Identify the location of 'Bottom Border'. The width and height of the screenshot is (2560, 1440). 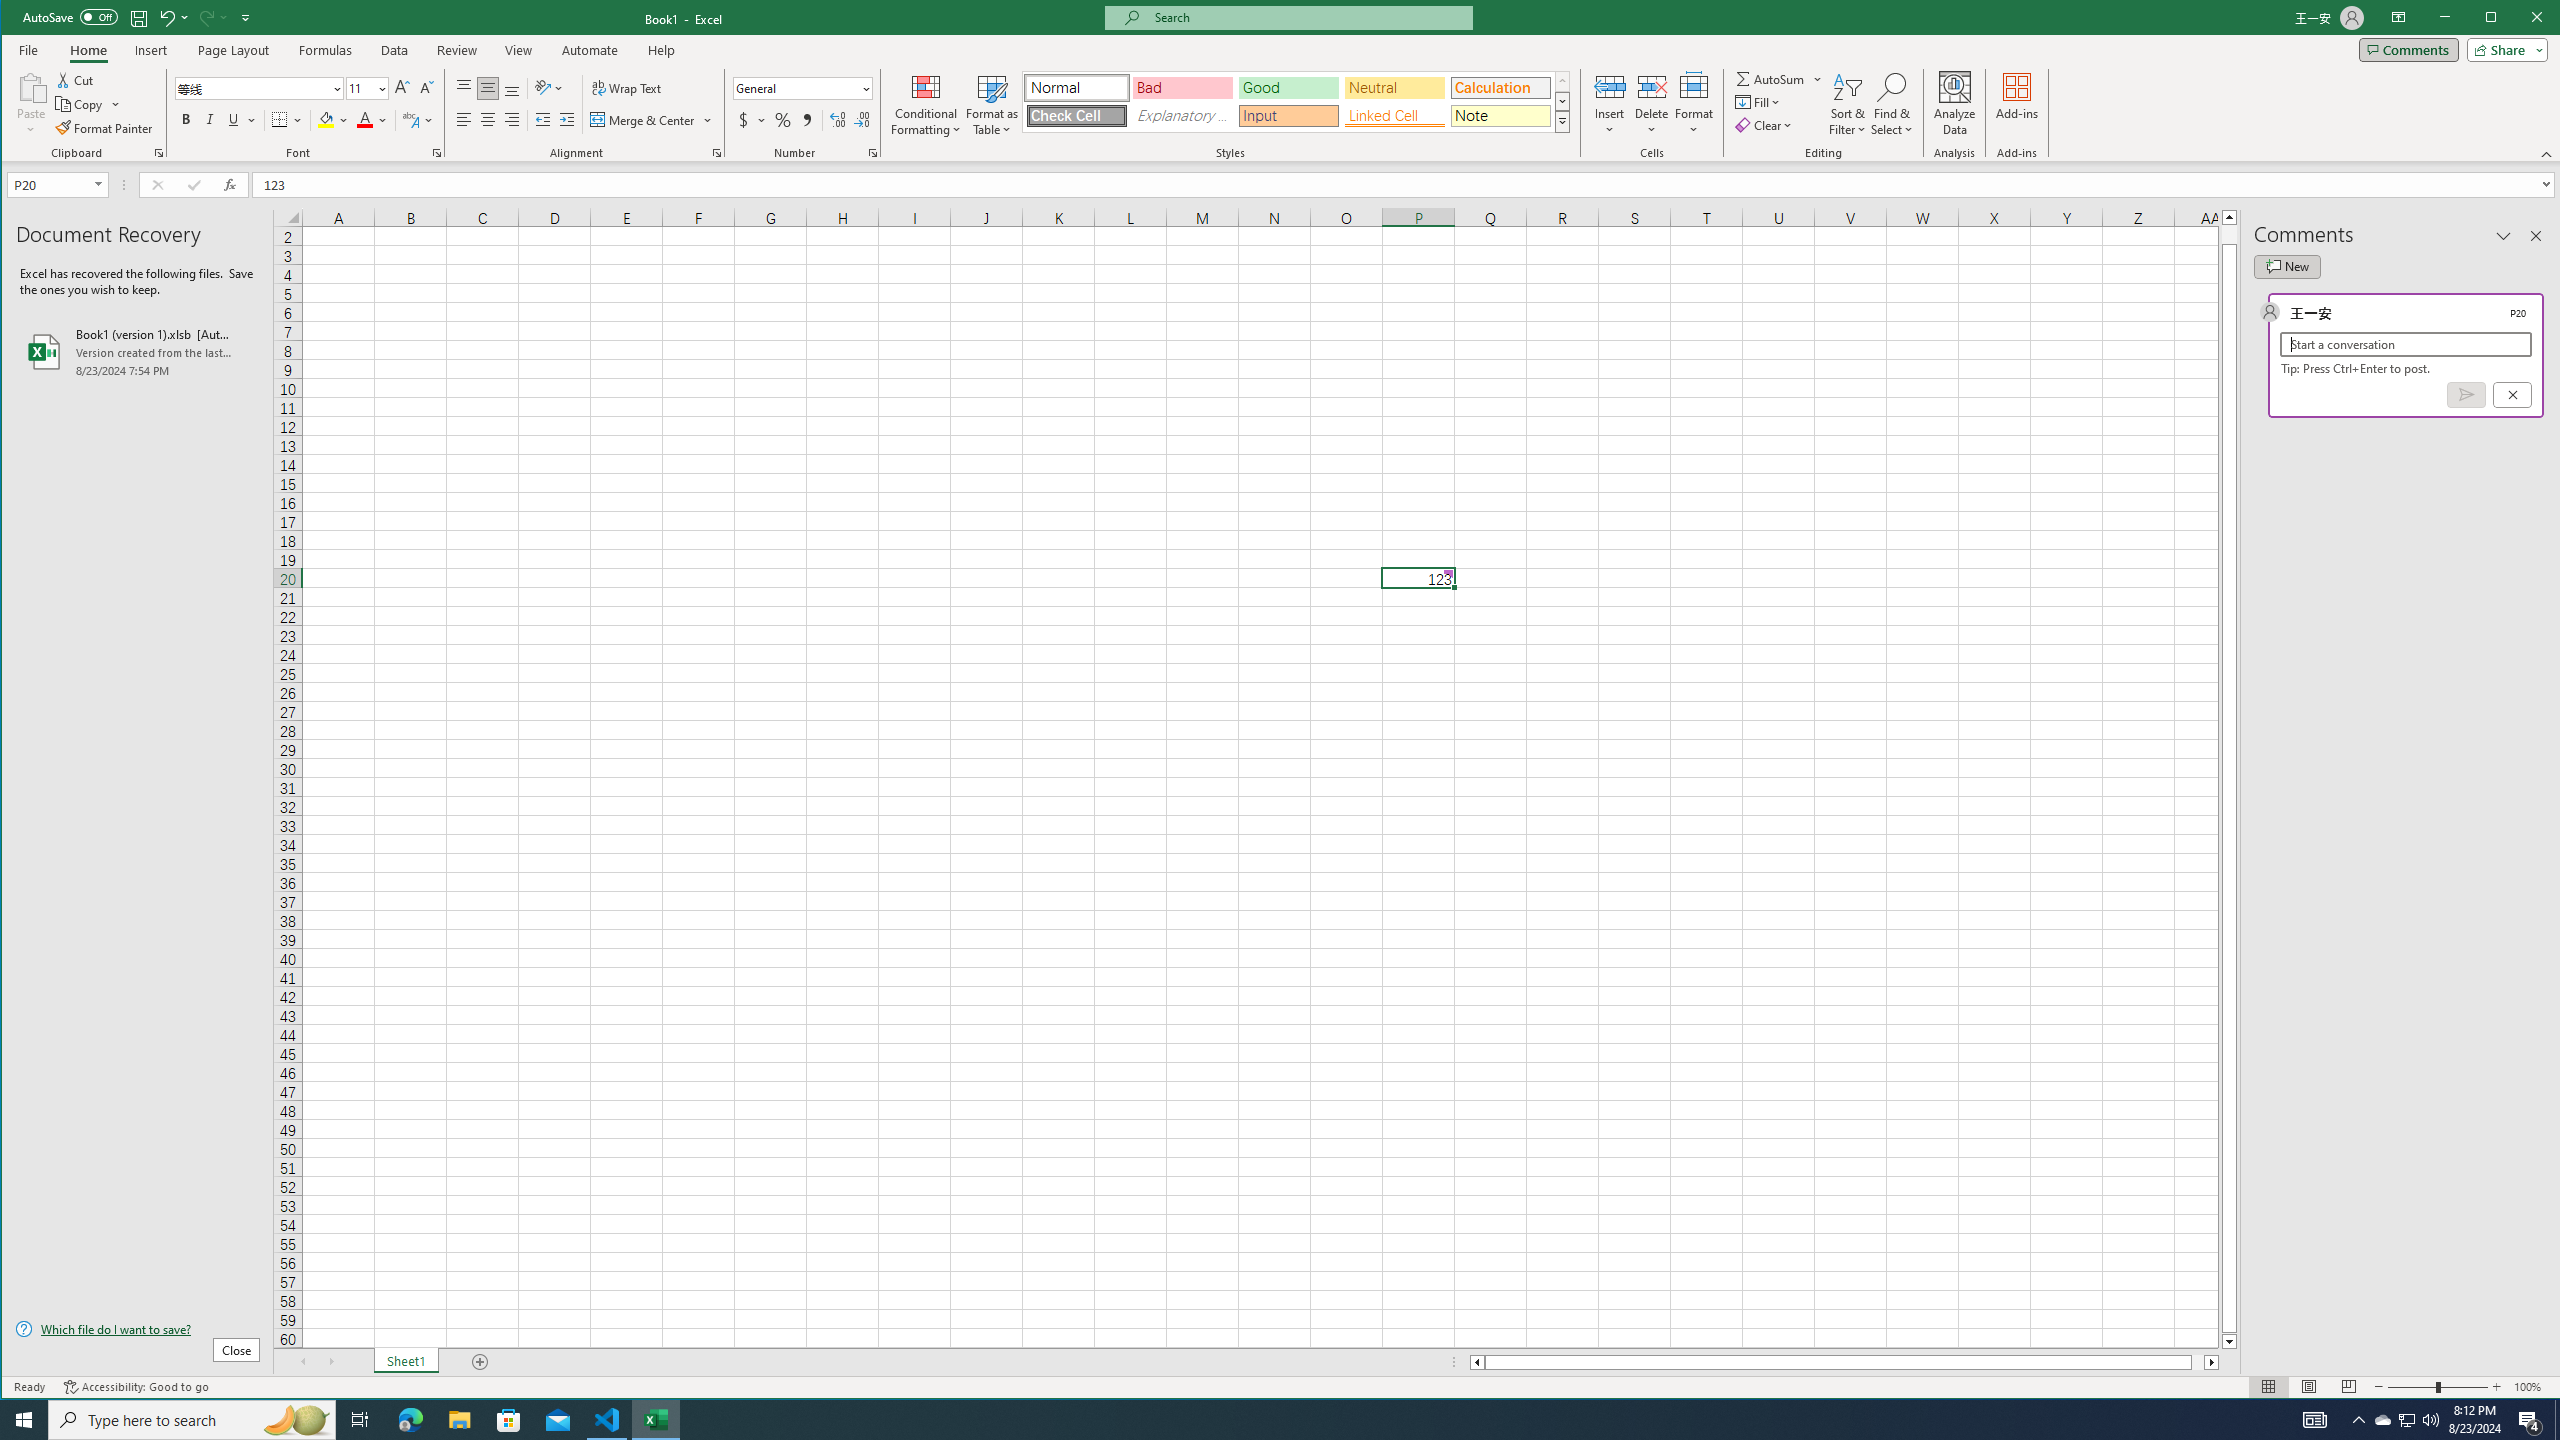
(280, 119).